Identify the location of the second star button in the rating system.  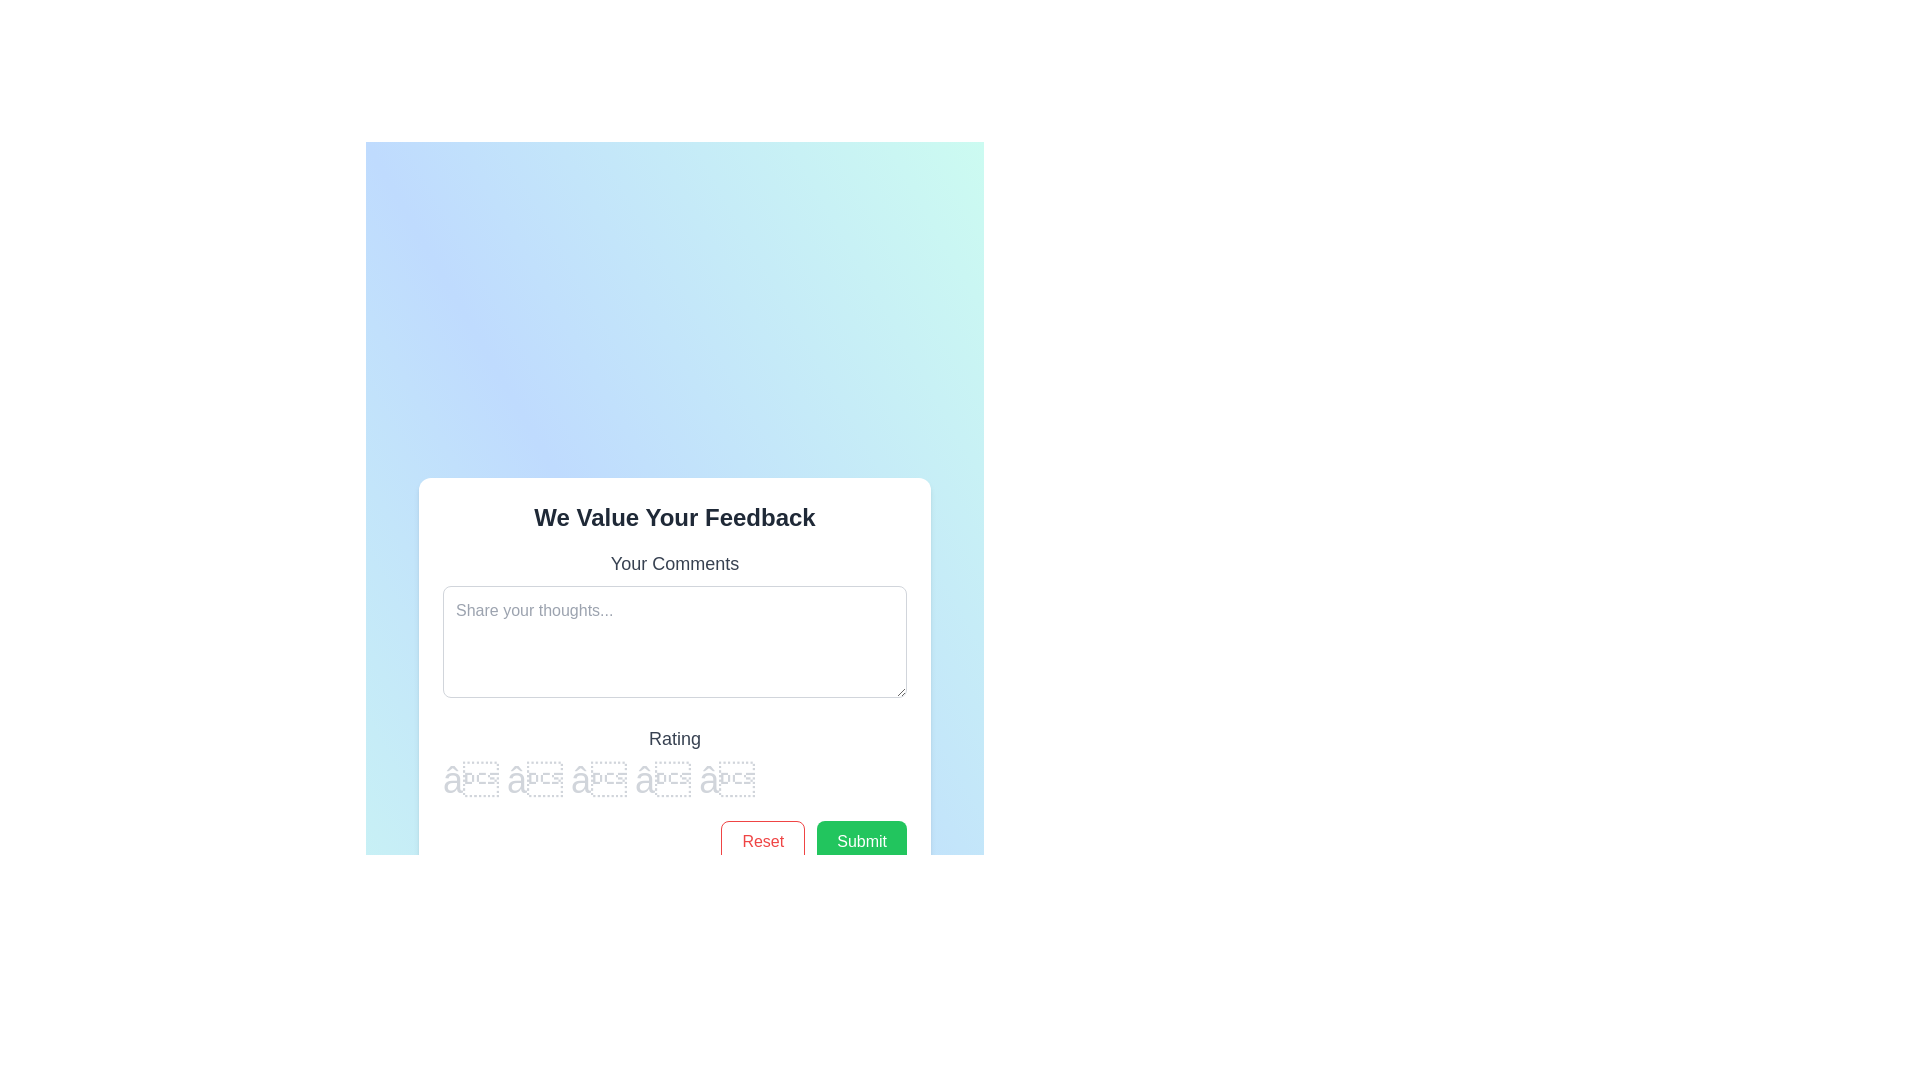
(535, 779).